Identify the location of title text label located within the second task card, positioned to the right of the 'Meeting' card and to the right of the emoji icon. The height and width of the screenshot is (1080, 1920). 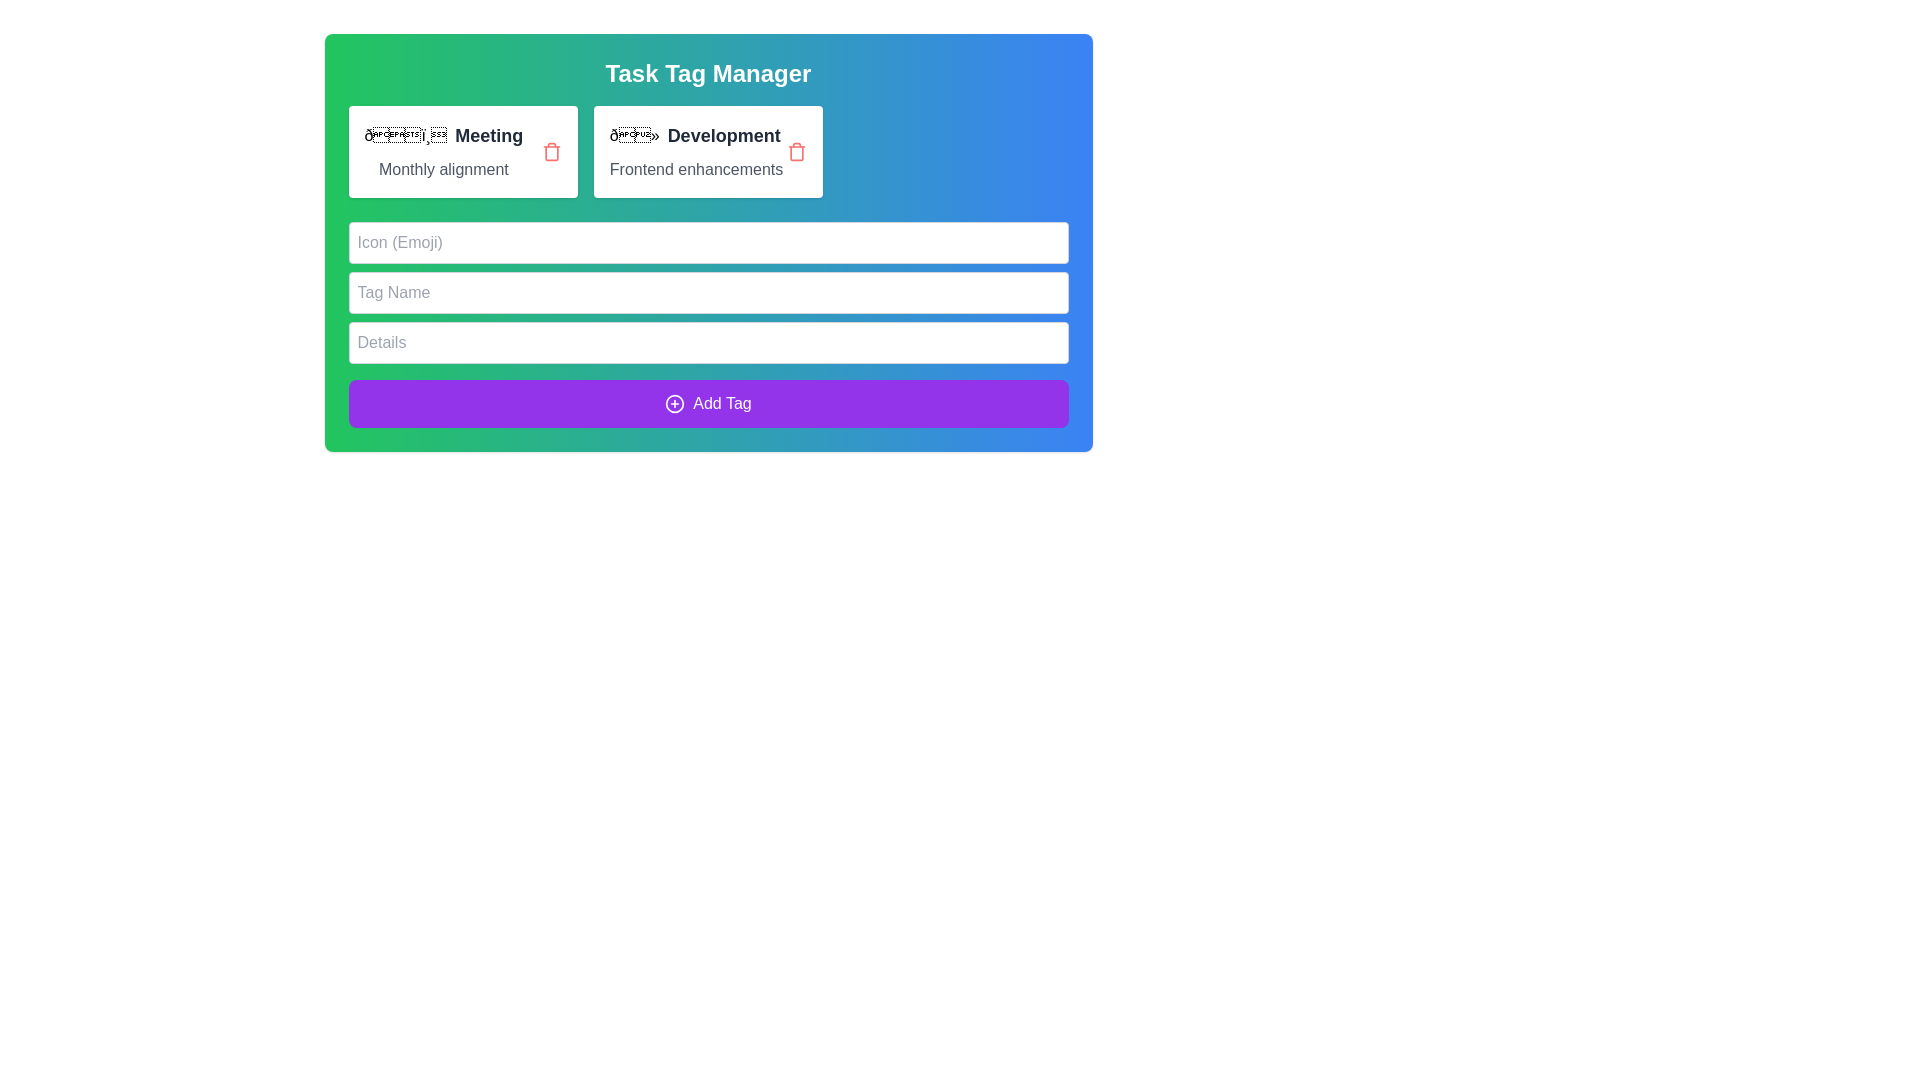
(723, 135).